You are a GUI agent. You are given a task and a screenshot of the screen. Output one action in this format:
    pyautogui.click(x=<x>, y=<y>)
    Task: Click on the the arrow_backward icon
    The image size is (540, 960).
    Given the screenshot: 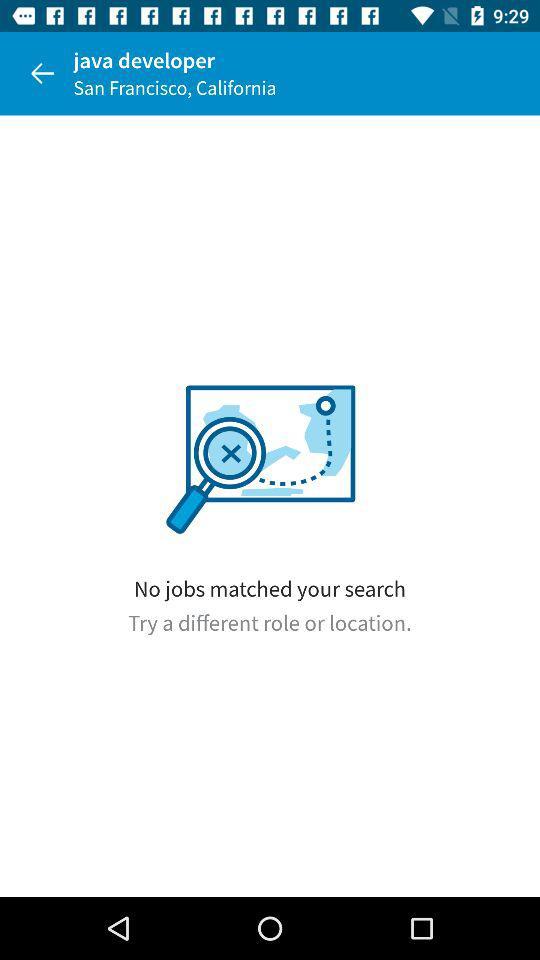 What is the action you would take?
    pyautogui.click(x=42, y=73)
    